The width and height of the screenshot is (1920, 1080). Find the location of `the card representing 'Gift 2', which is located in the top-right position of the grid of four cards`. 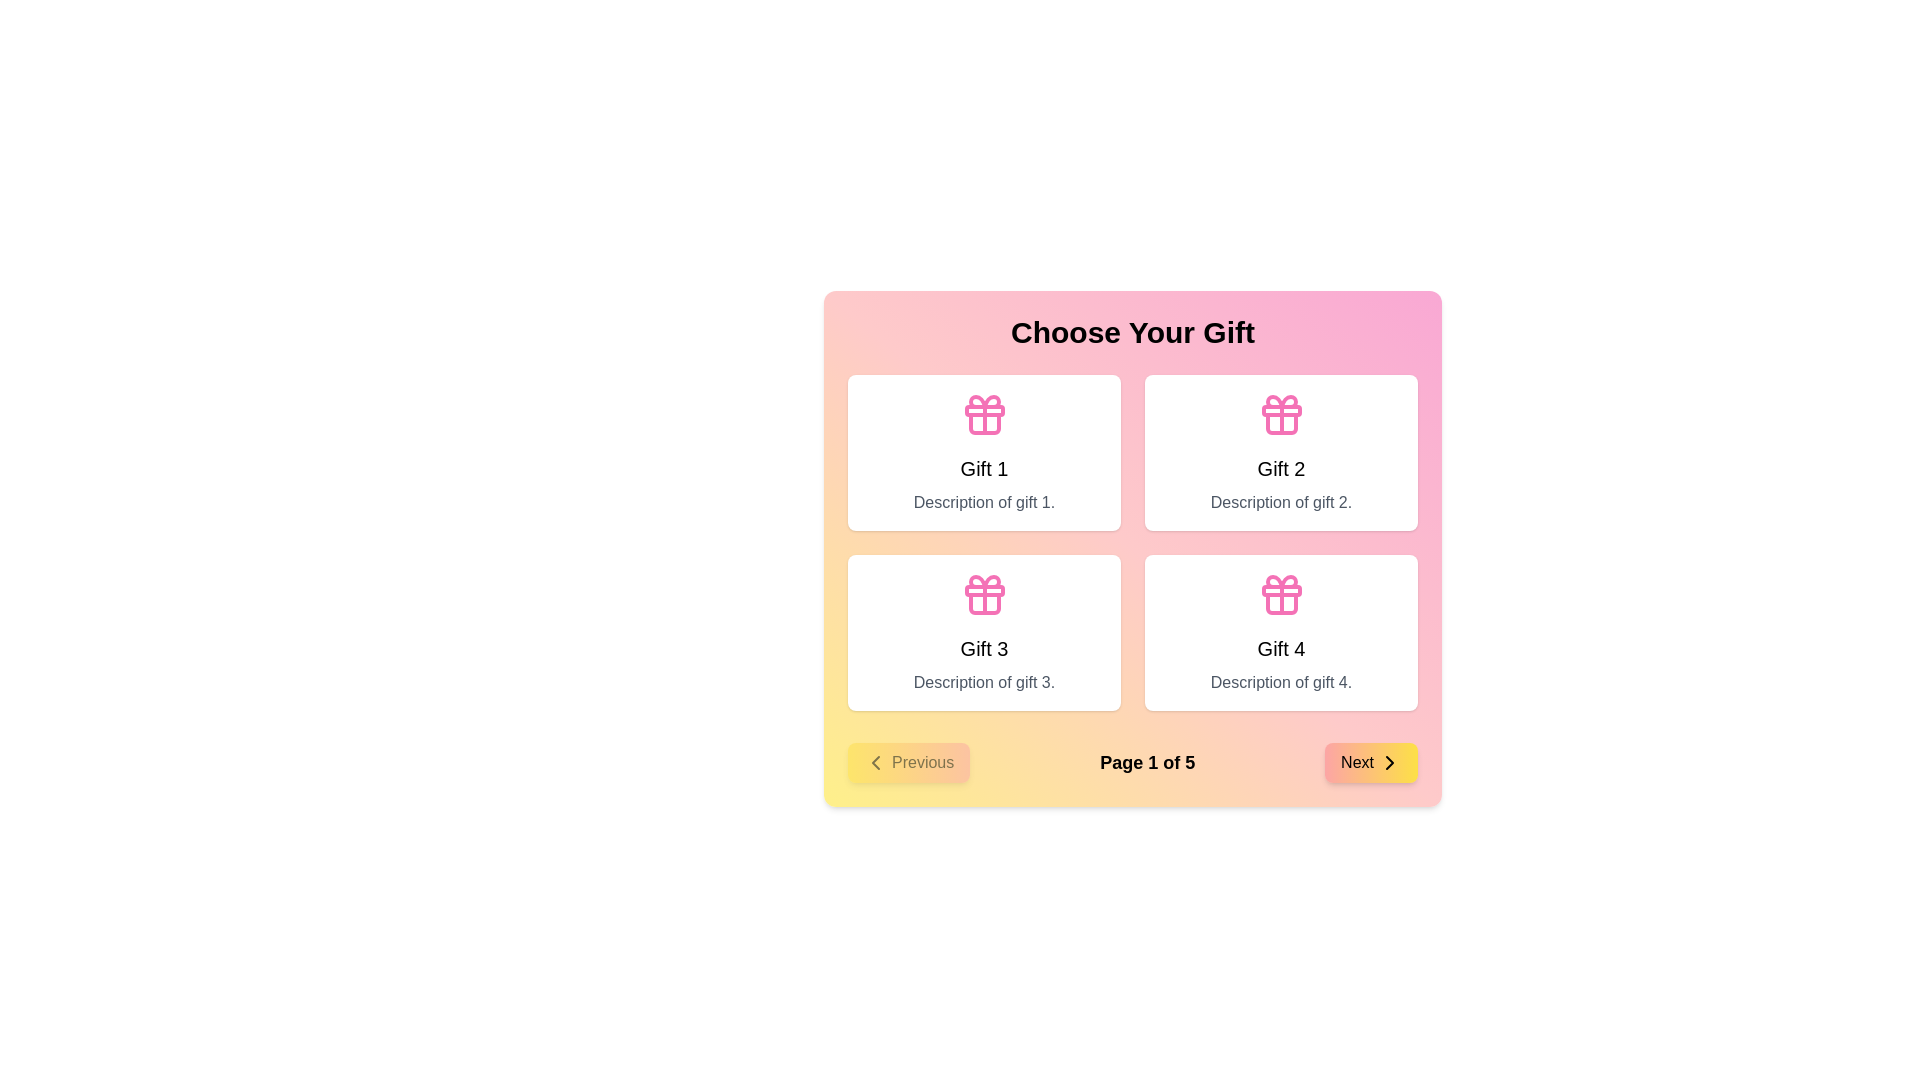

the card representing 'Gift 2', which is located in the top-right position of the grid of four cards is located at coordinates (1281, 452).